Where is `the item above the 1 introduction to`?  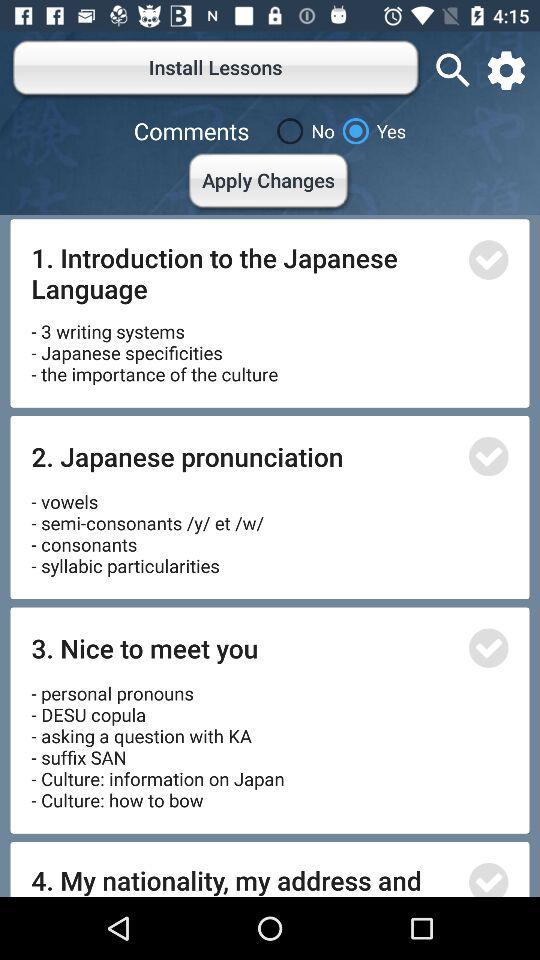
the item above the 1 introduction to is located at coordinates (269, 183).